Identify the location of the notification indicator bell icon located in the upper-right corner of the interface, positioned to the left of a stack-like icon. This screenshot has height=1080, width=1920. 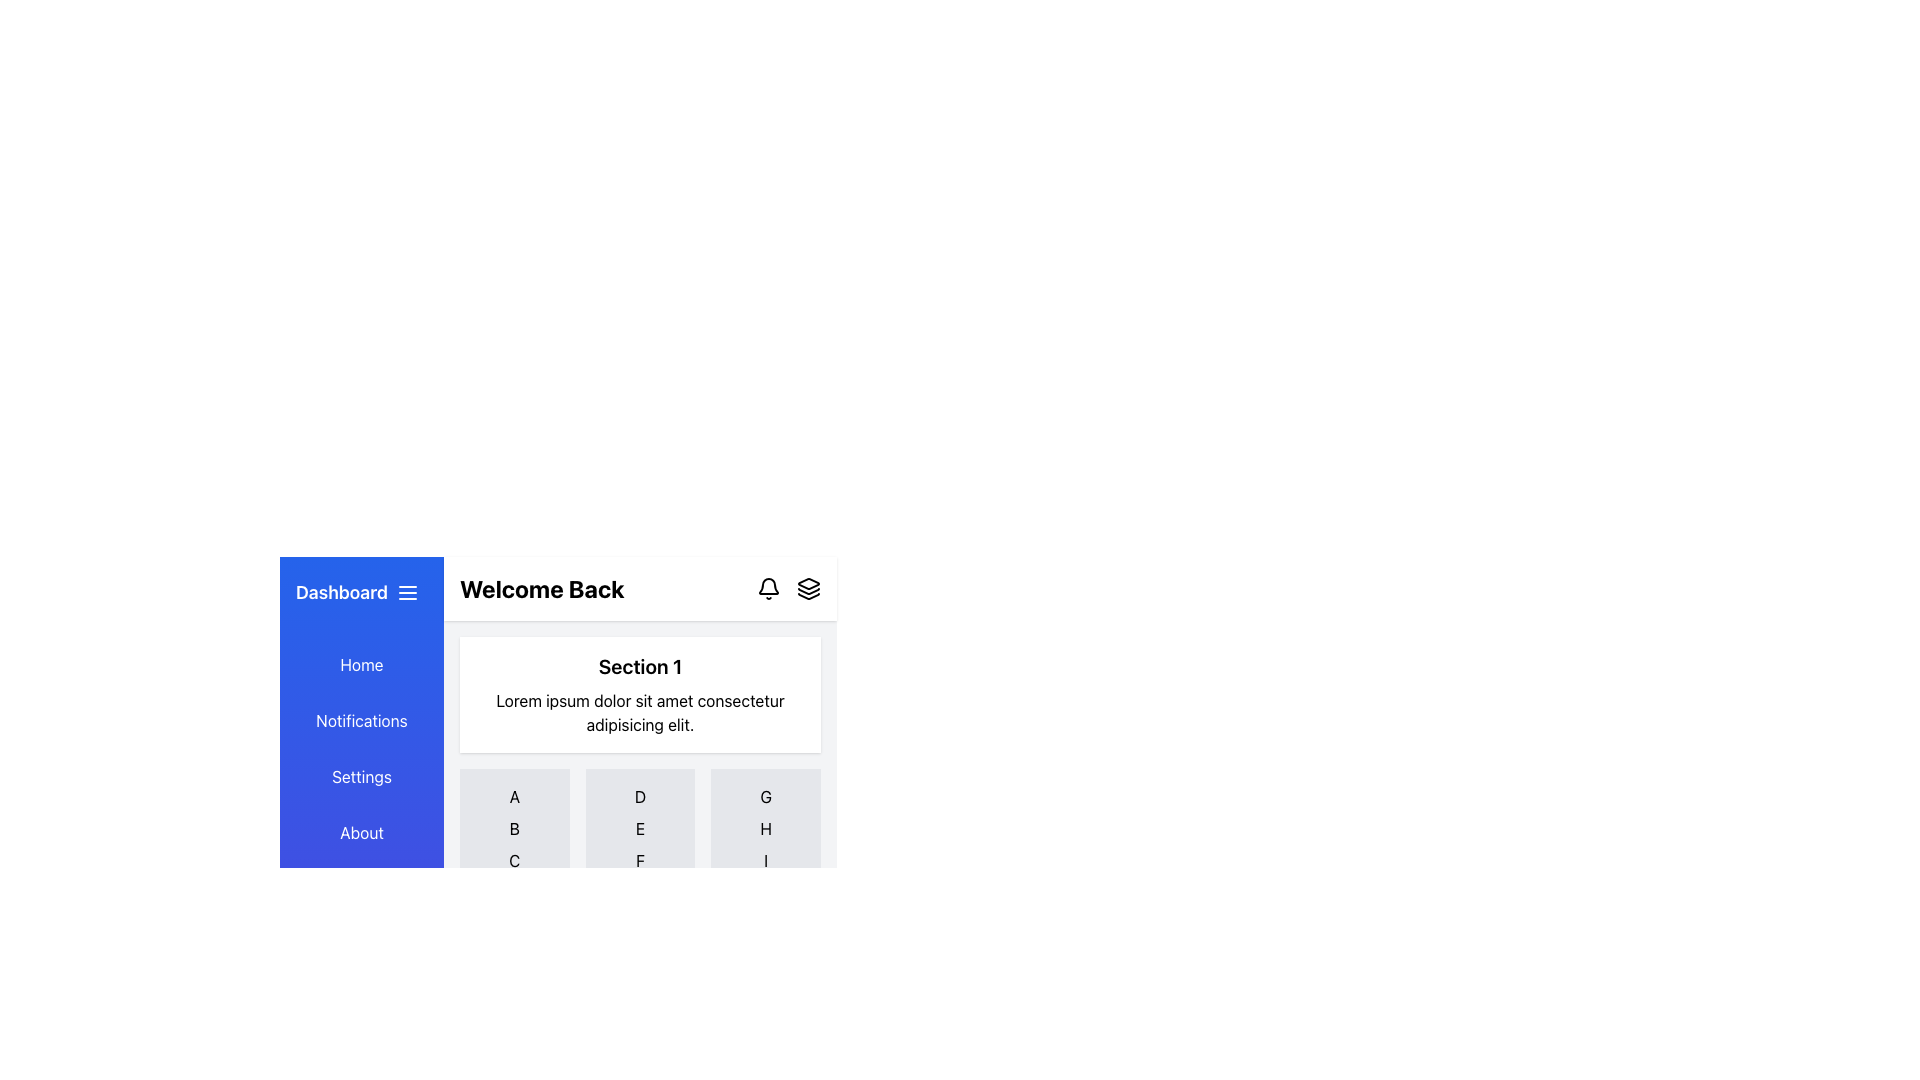
(767, 588).